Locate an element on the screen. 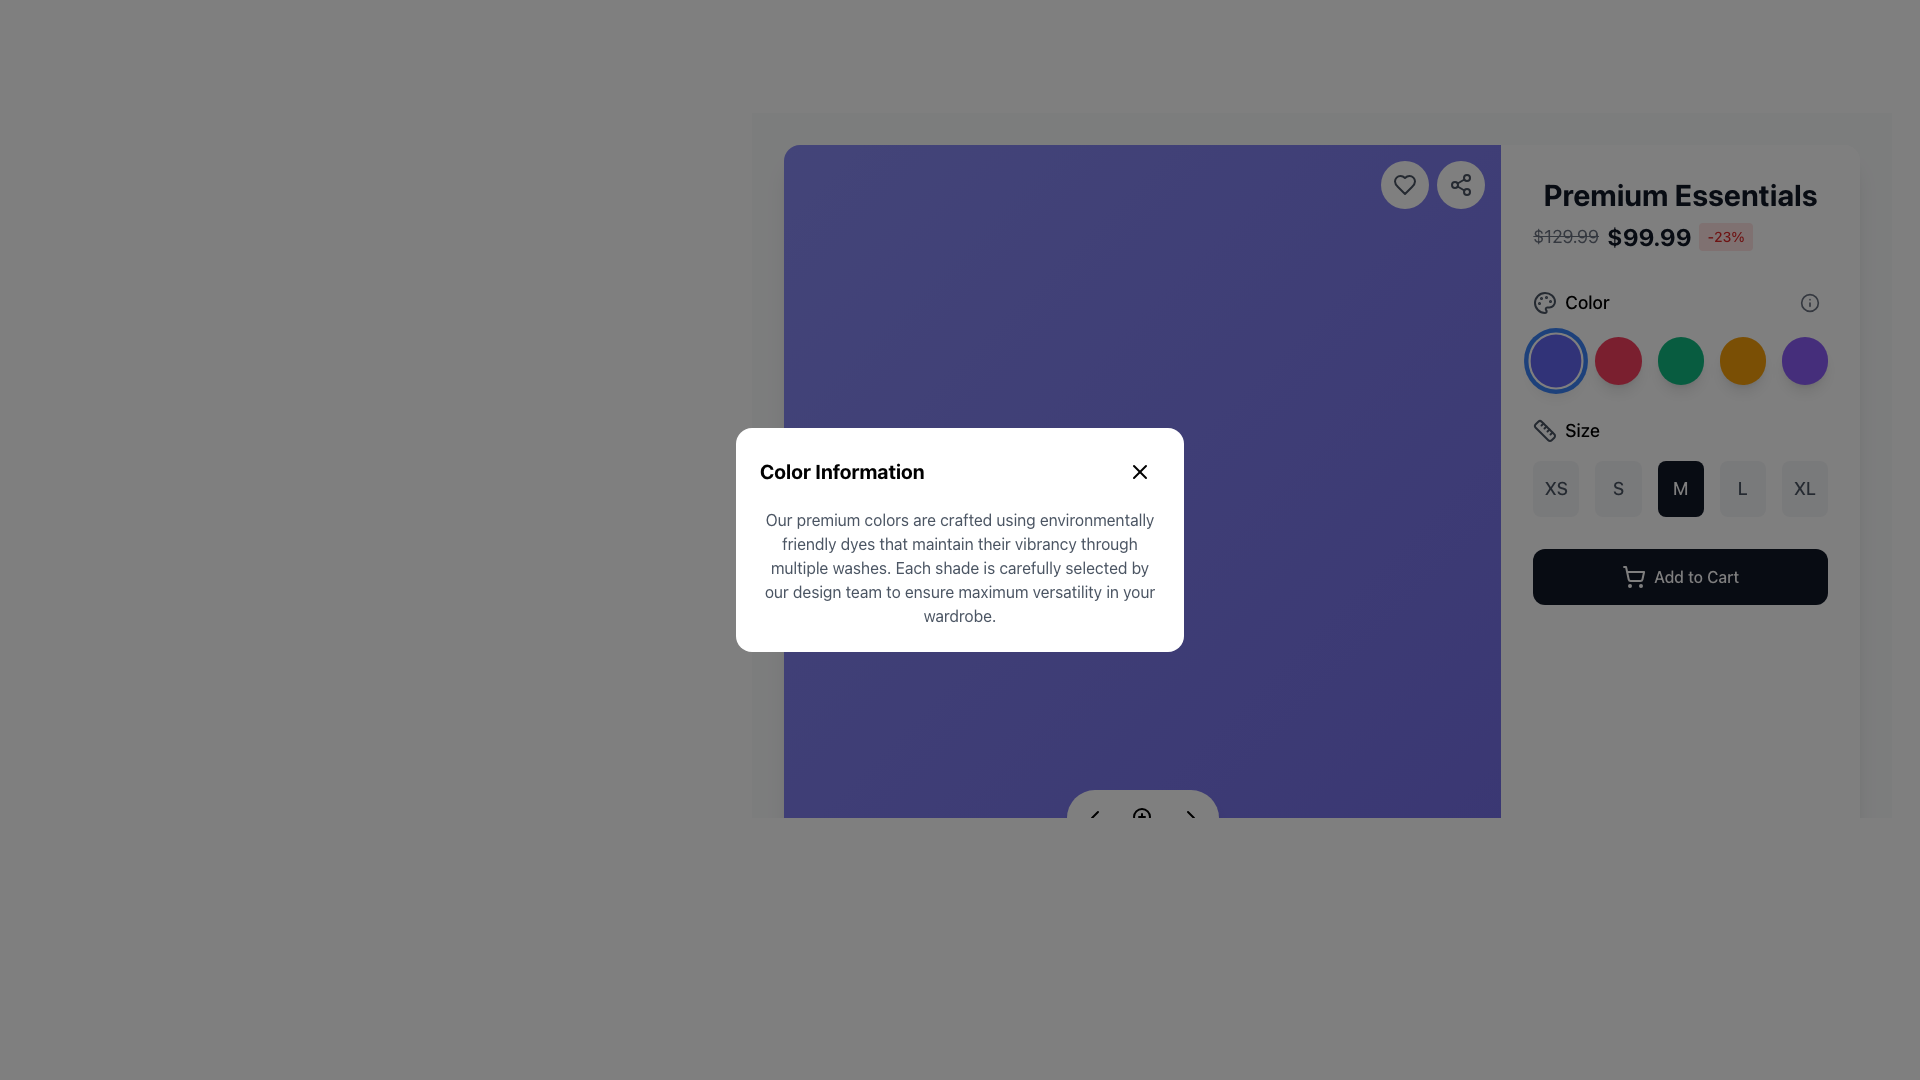  the text label displaying the discounted price '$129.99' with a strikethrough effect, styled in gray color, located near the top-right corner of the interface is located at coordinates (1565, 235).